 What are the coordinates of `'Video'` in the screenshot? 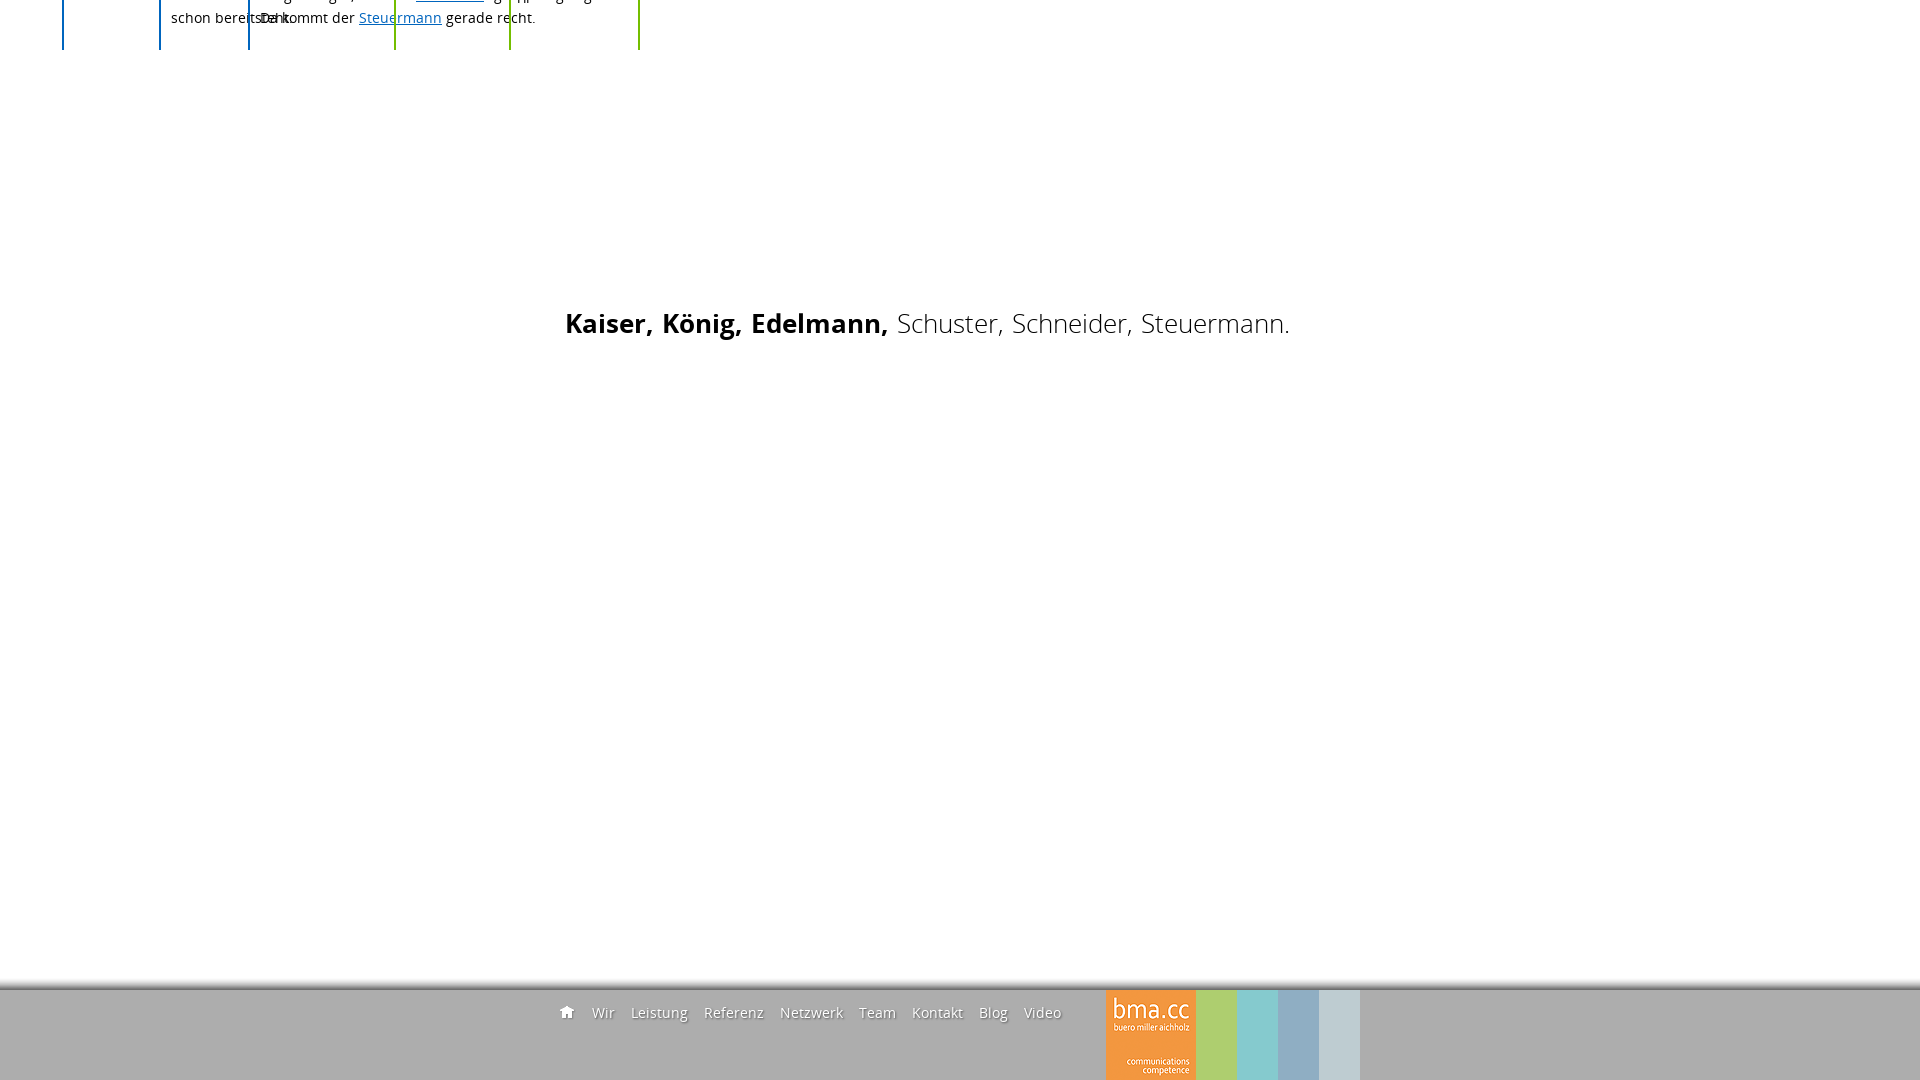 It's located at (1041, 1012).